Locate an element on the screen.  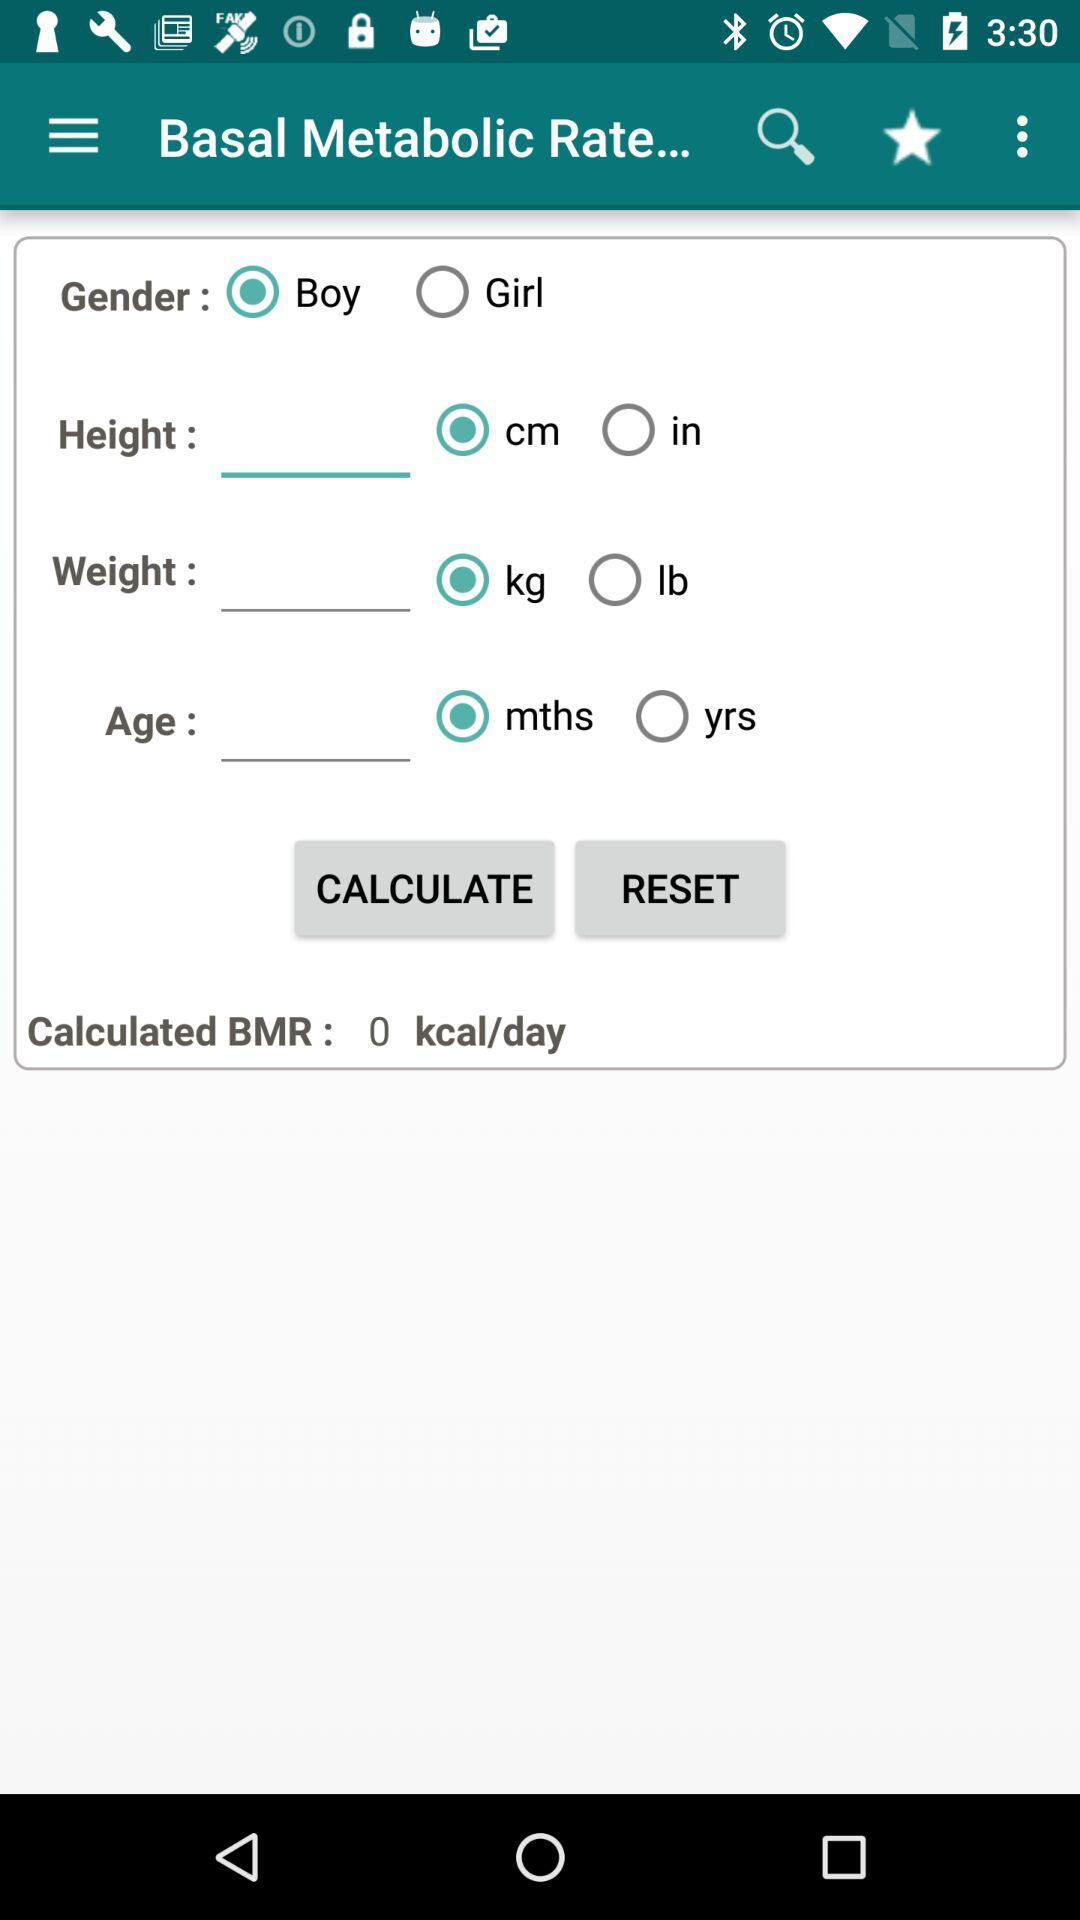
the icon next to the gender : icon is located at coordinates (285, 290).